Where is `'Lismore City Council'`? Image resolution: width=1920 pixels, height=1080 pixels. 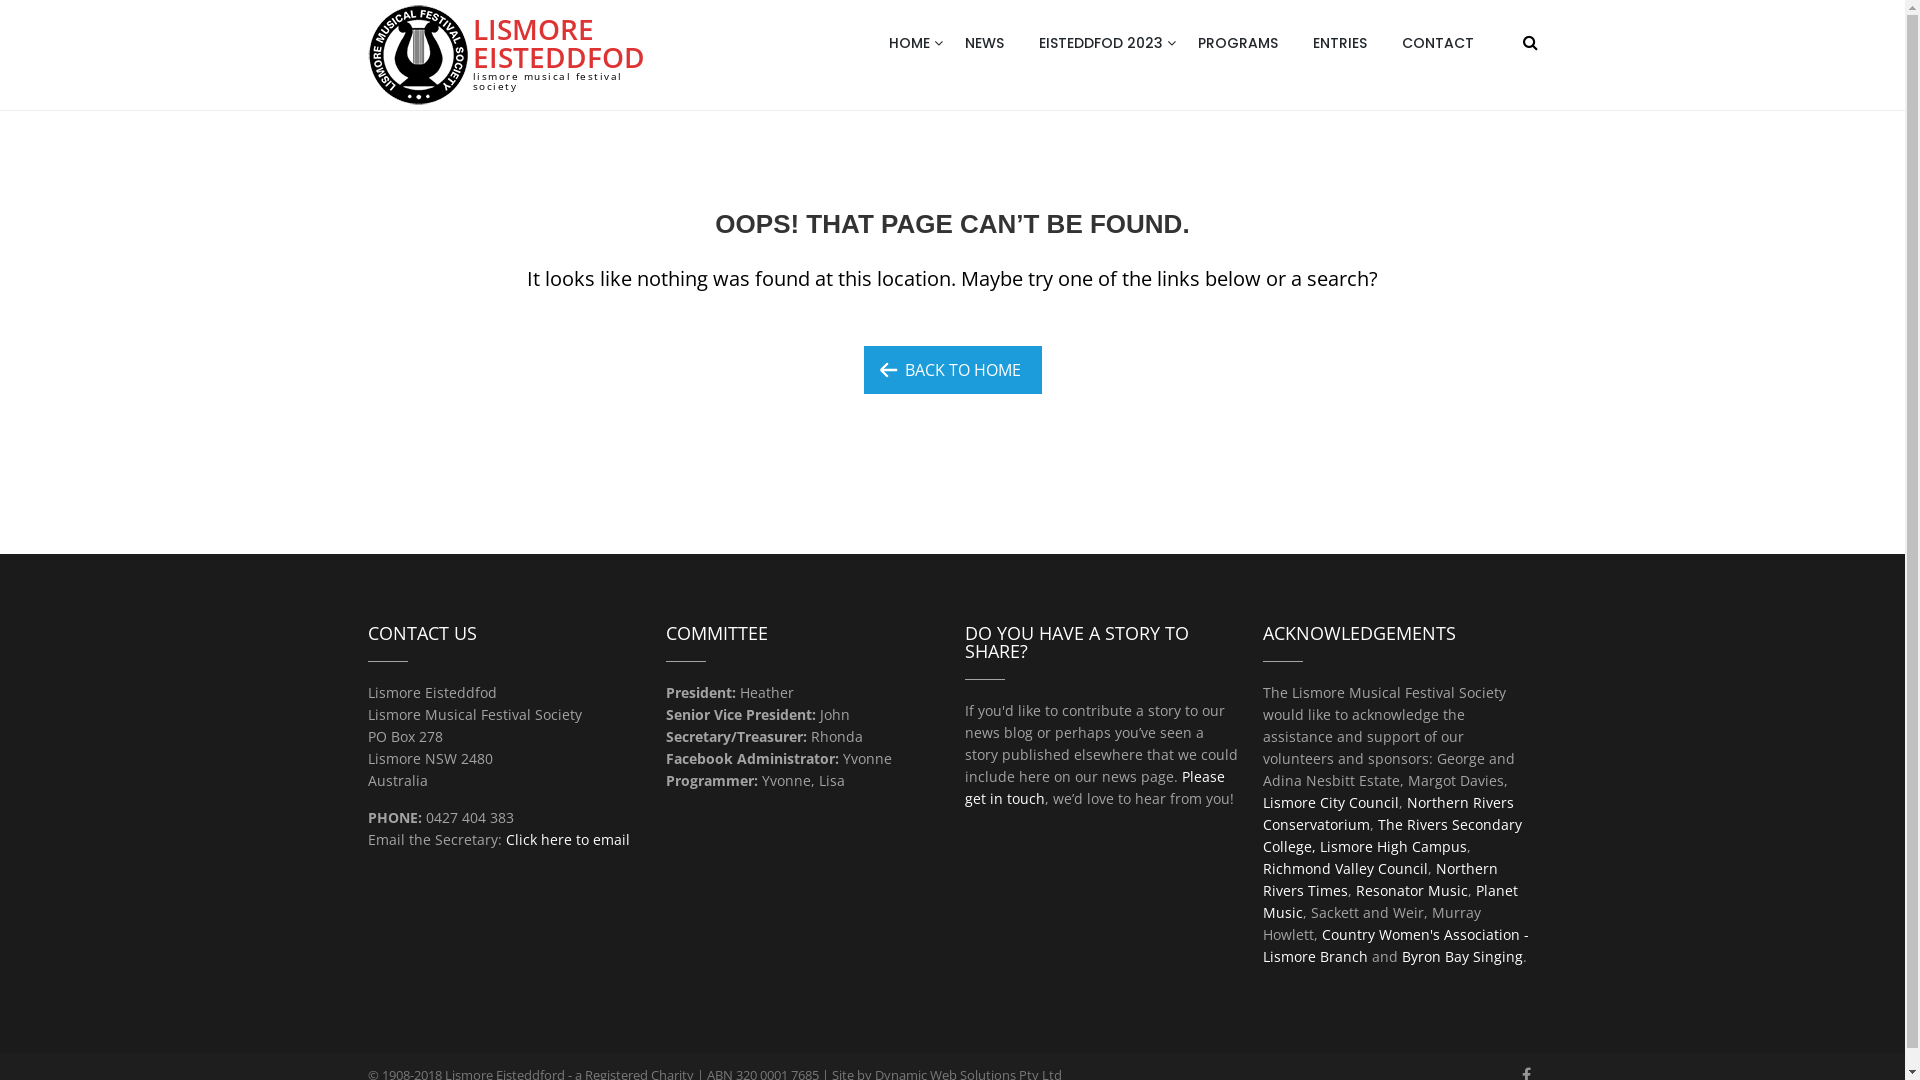
'Lismore City Council' is located at coordinates (1330, 801).